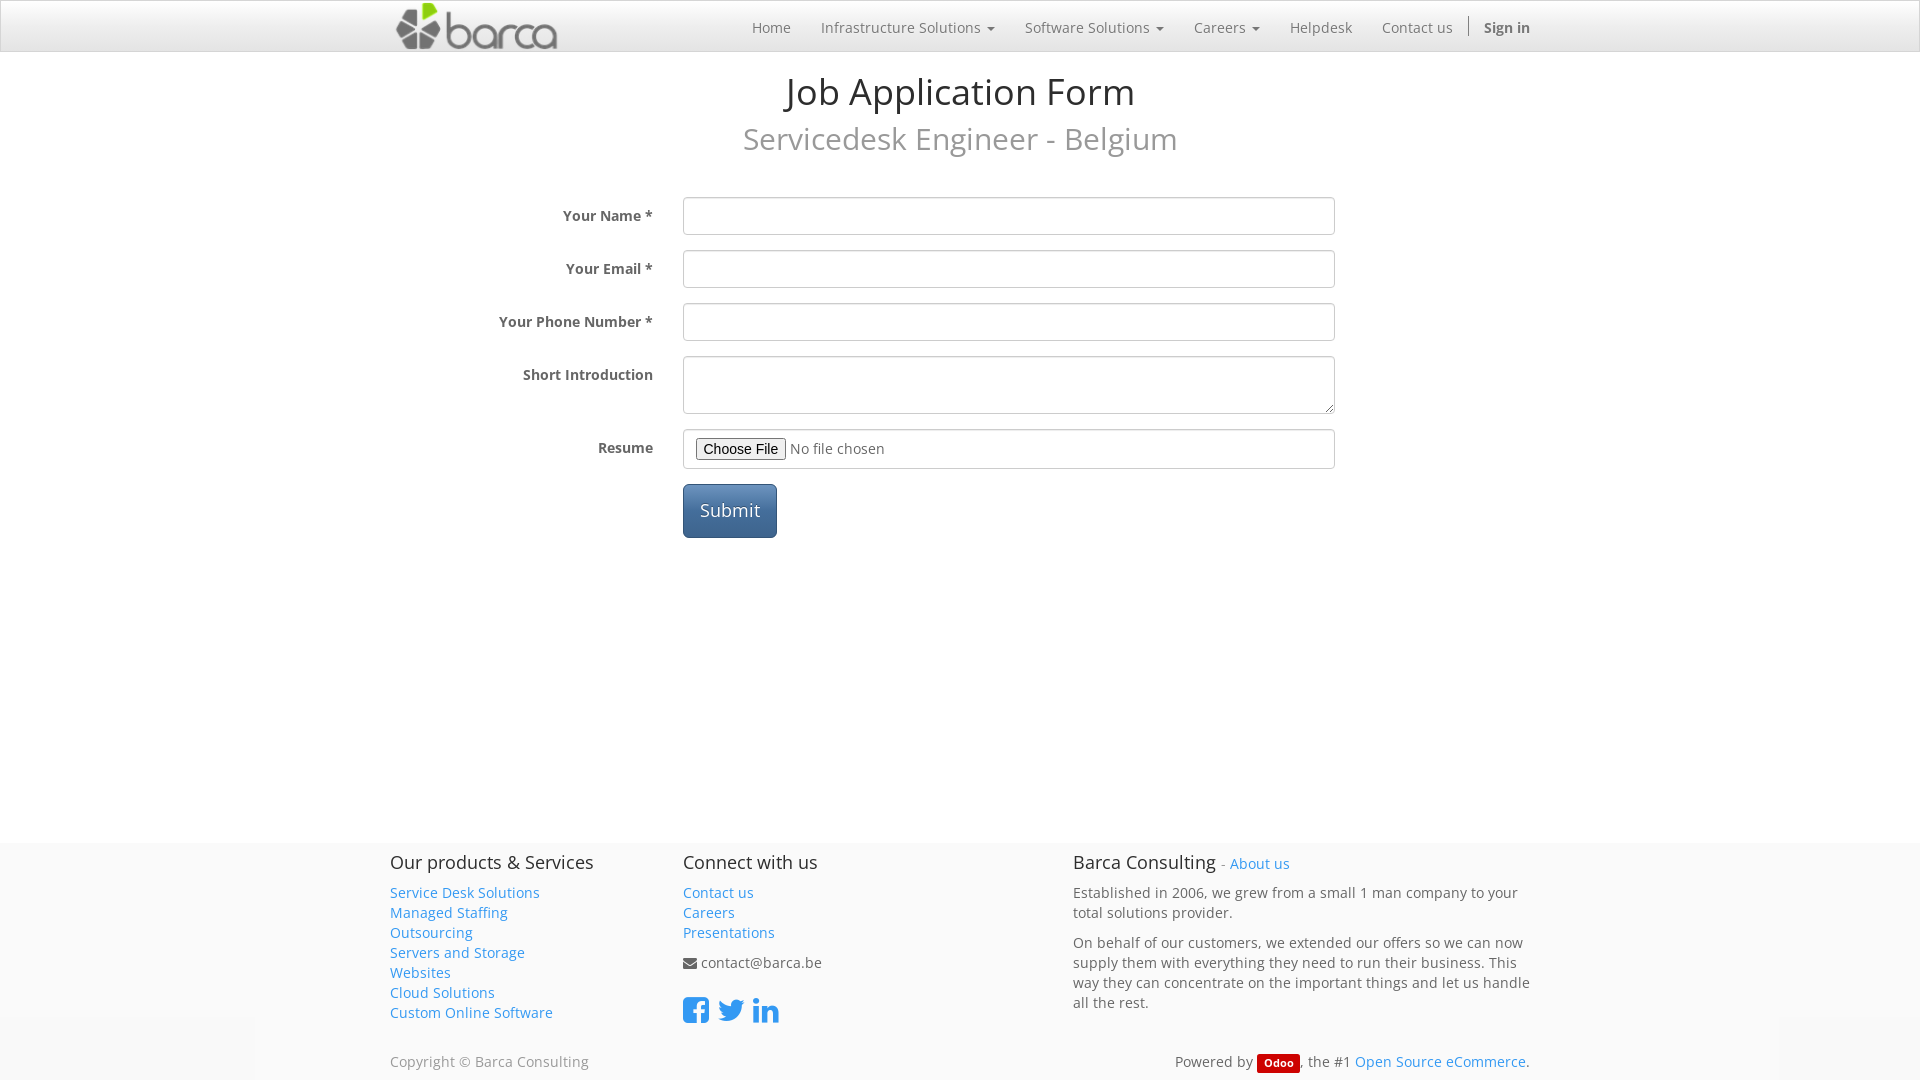 This screenshot has height=1080, width=1920. Describe the element at coordinates (389, 992) in the screenshot. I see `'Cloud Solutions'` at that location.